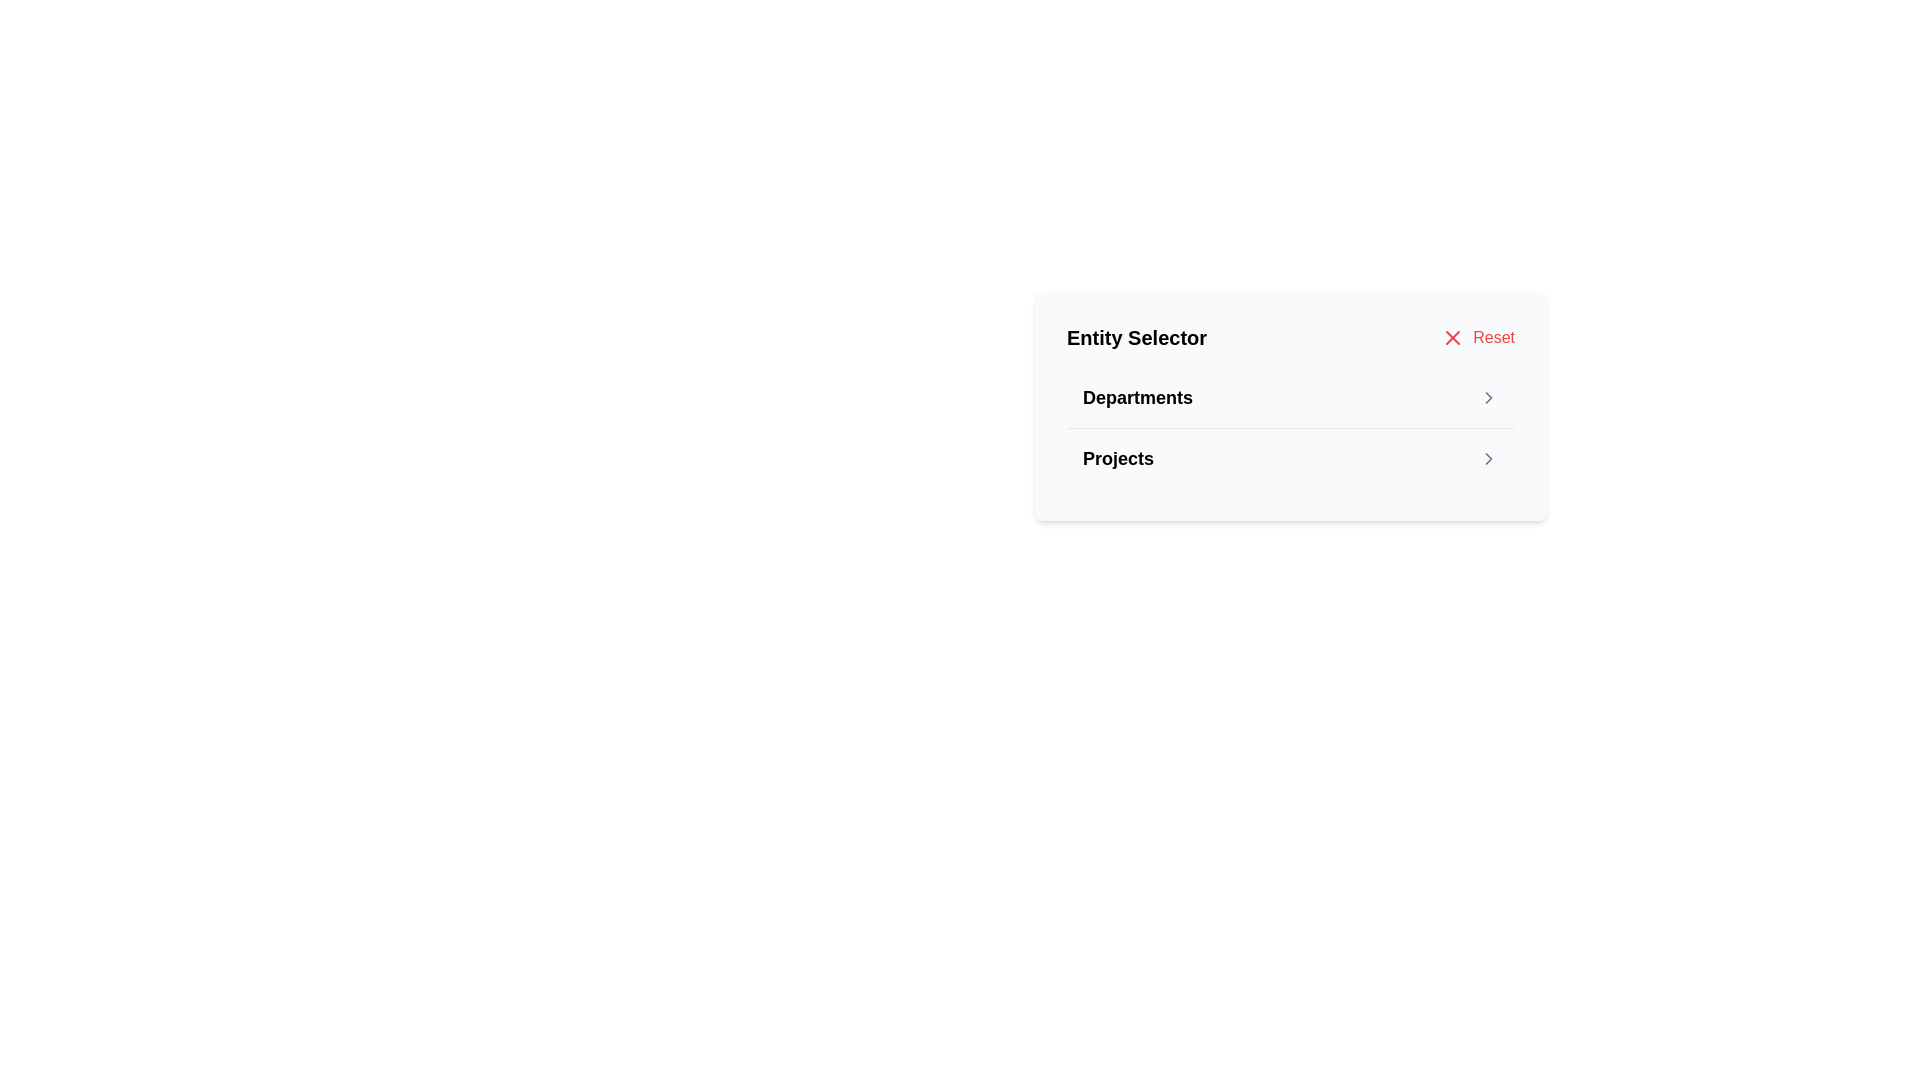 Image resolution: width=1920 pixels, height=1080 pixels. Describe the element at coordinates (1291, 458) in the screenshot. I see `the 'Projects' list item with navigation capability` at that location.